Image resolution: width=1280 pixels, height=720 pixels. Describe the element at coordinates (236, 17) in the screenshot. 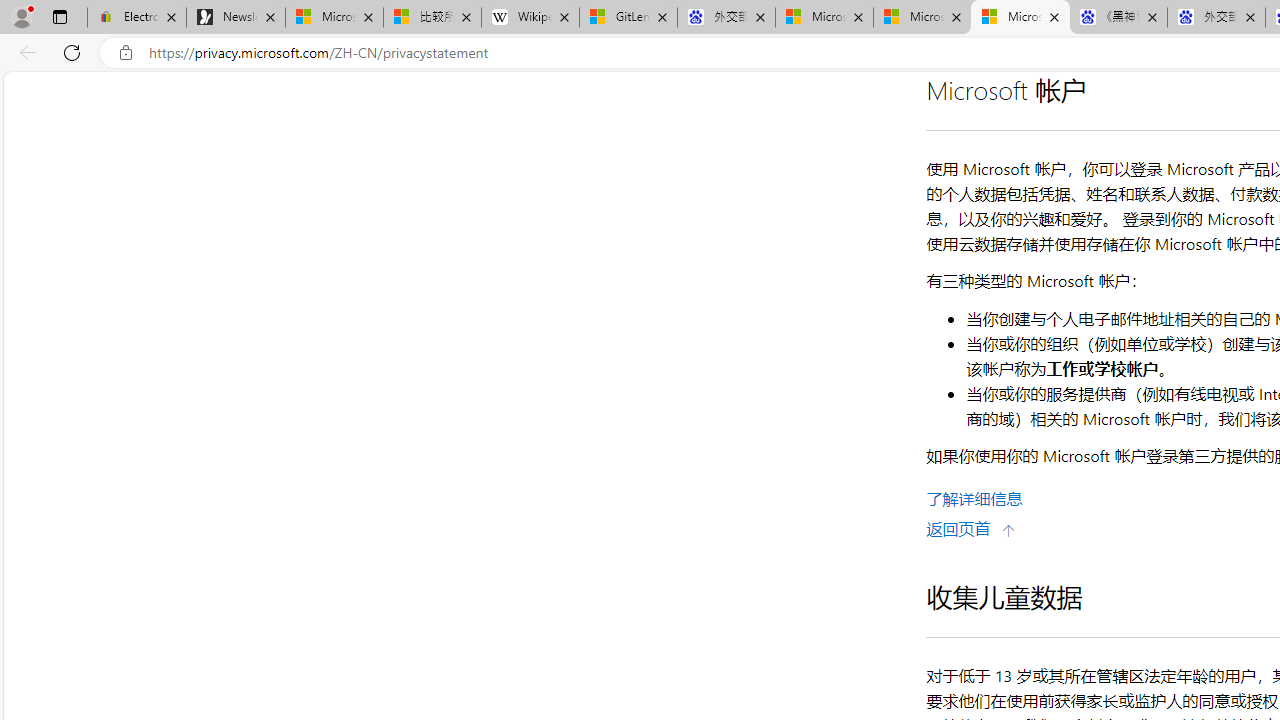

I see `'Newsletter Sign Up'` at that location.